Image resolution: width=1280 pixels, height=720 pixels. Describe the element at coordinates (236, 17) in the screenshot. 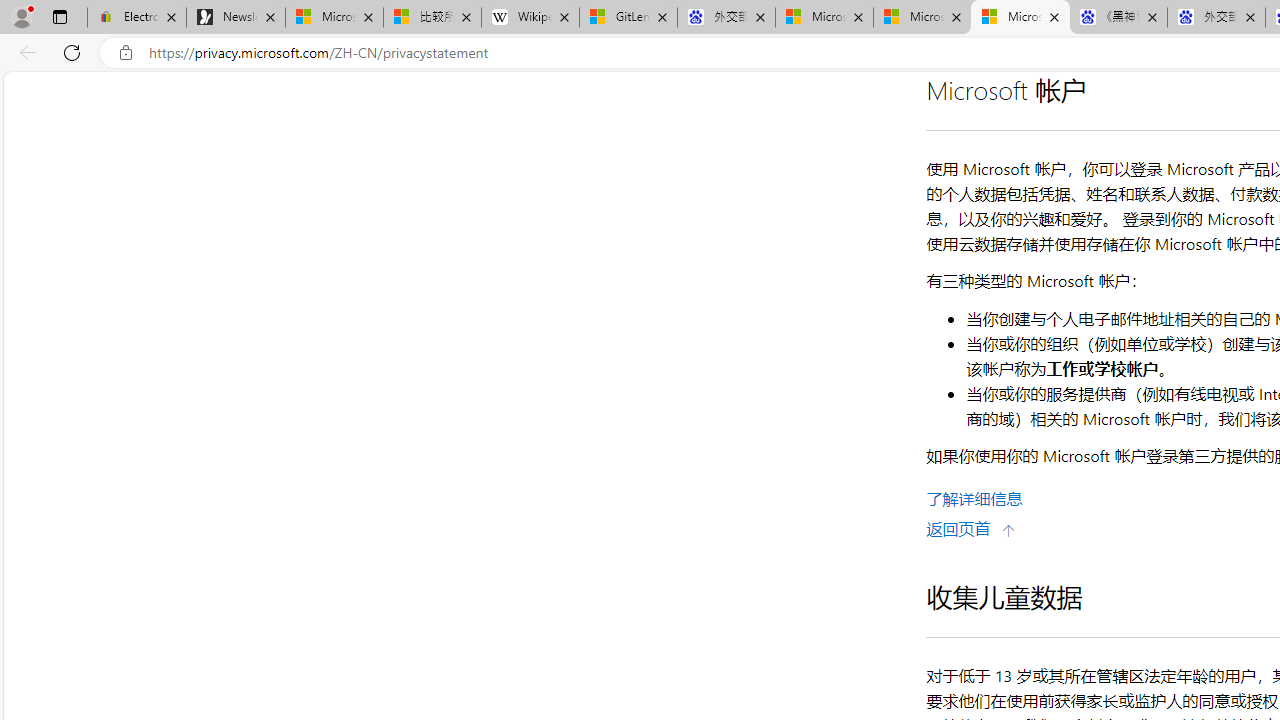

I see `'Newsletter Sign Up'` at that location.